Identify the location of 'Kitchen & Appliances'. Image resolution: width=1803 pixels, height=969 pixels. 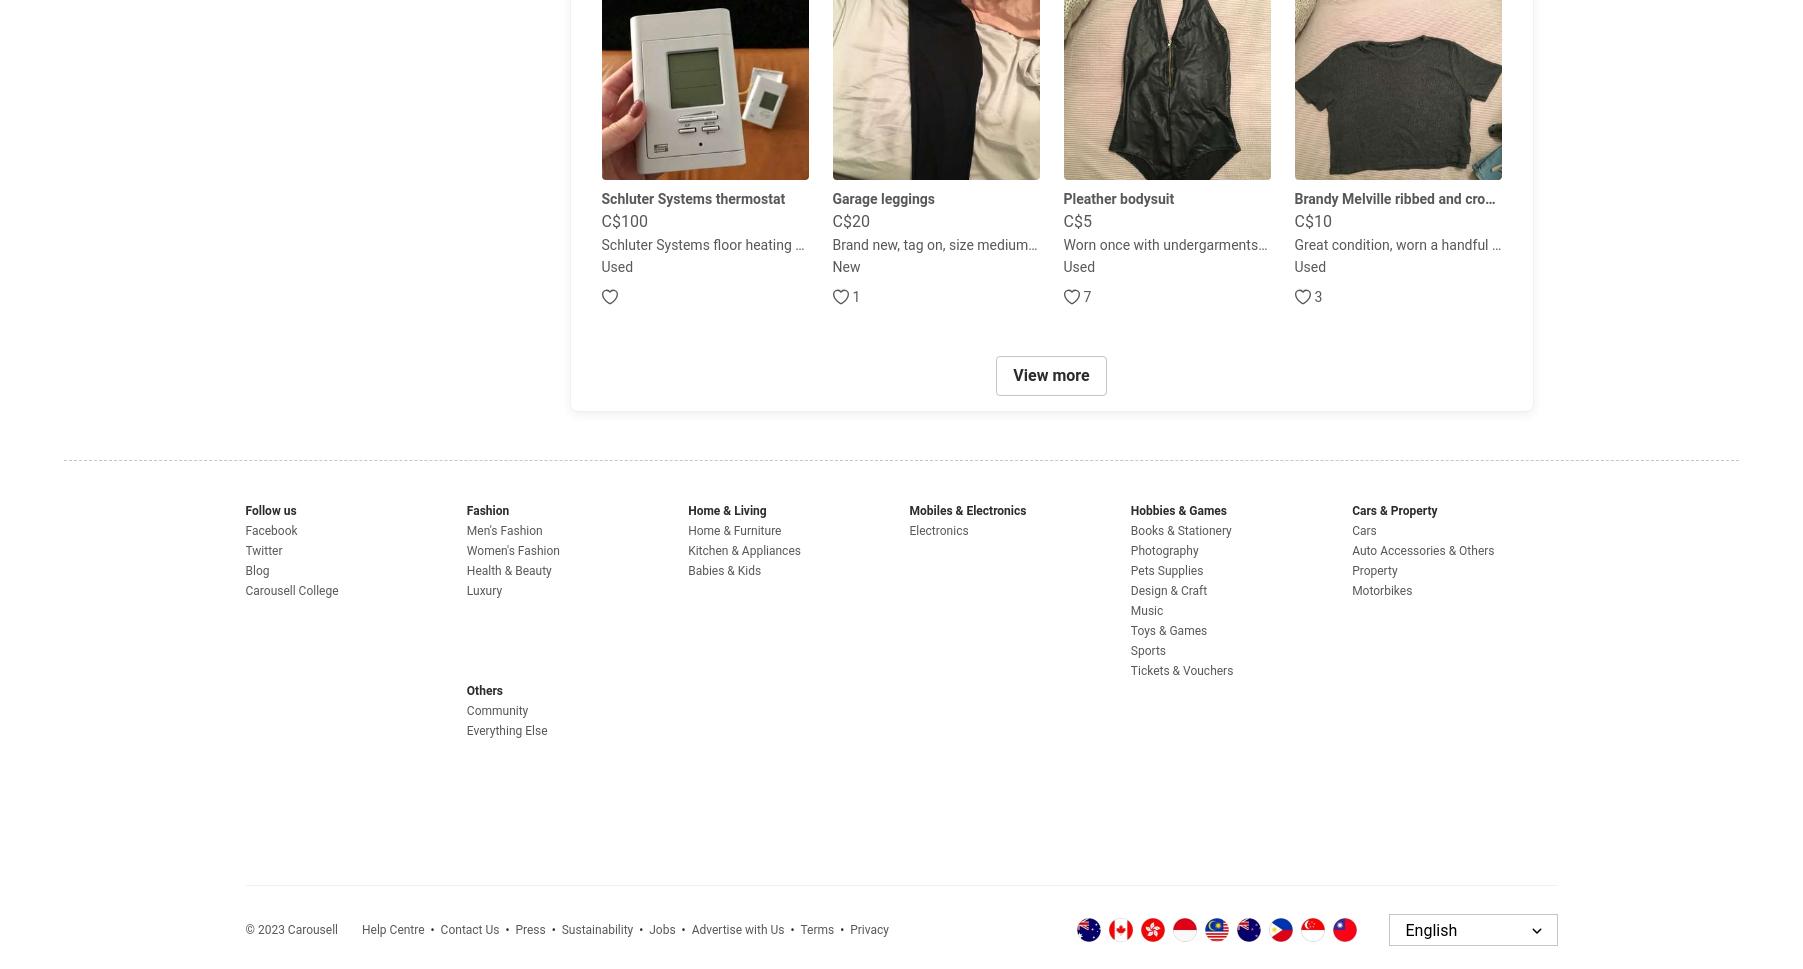
(743, 550).